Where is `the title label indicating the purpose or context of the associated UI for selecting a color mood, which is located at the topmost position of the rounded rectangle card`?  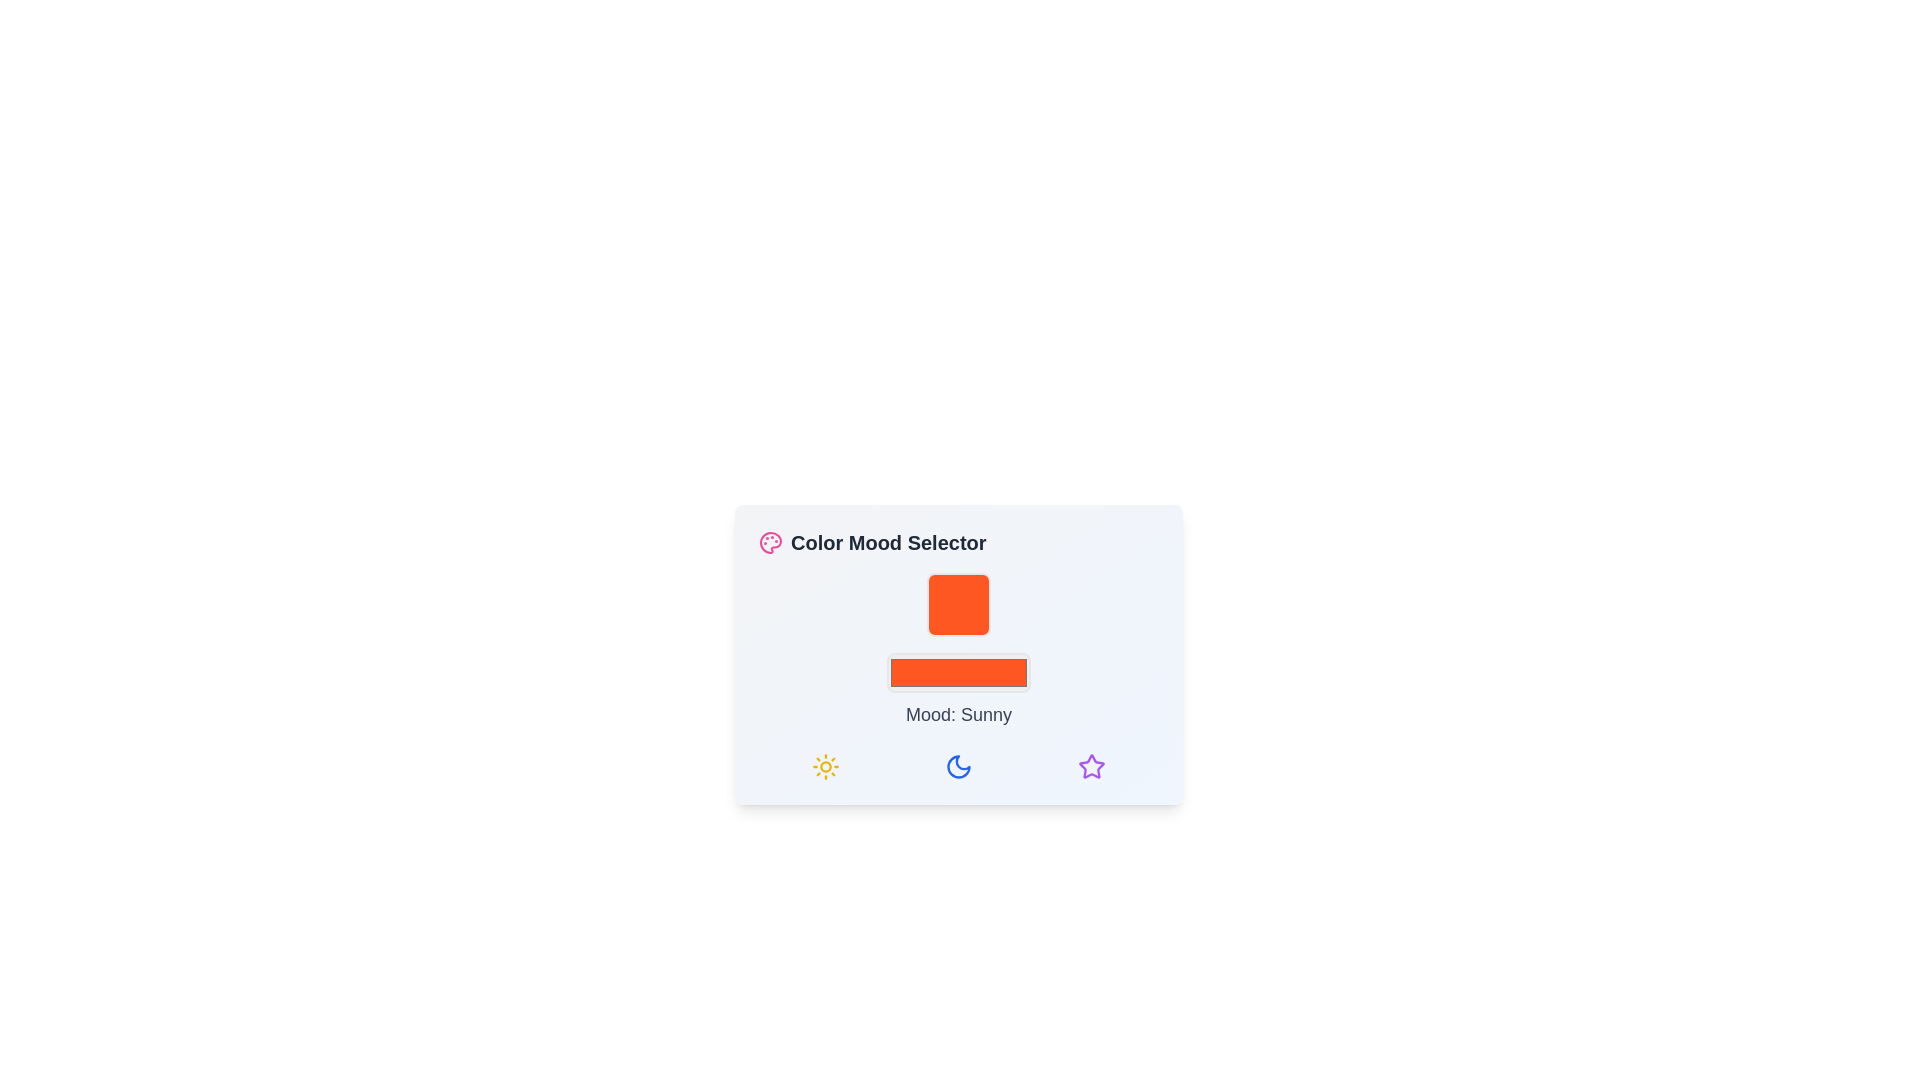 the title label indicating the purpose or context of the associated UI for selecting a color mood, which is located at the topmost position of the rounded rectangle card is located at coordinates (958, 543).